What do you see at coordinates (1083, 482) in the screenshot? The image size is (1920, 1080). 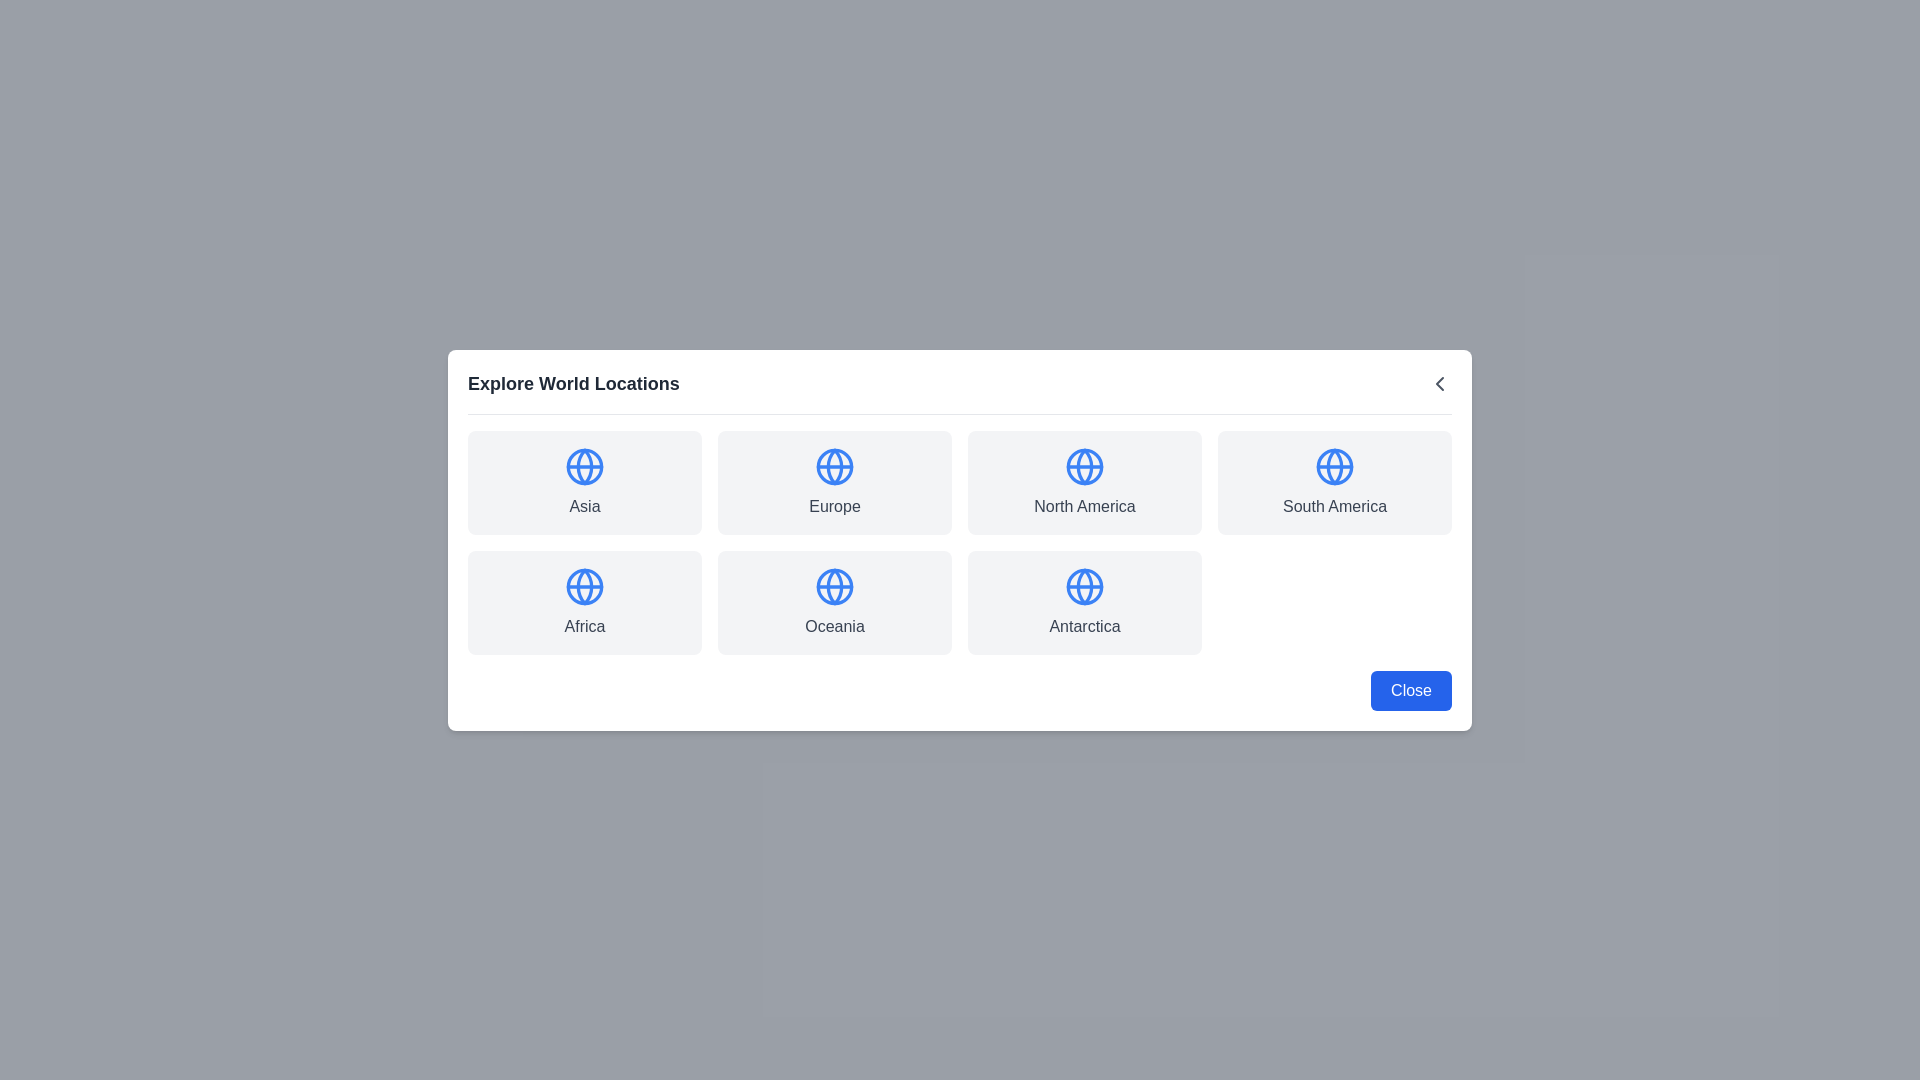 I see `the location North America to select it` at bounding box center [1083, 482].